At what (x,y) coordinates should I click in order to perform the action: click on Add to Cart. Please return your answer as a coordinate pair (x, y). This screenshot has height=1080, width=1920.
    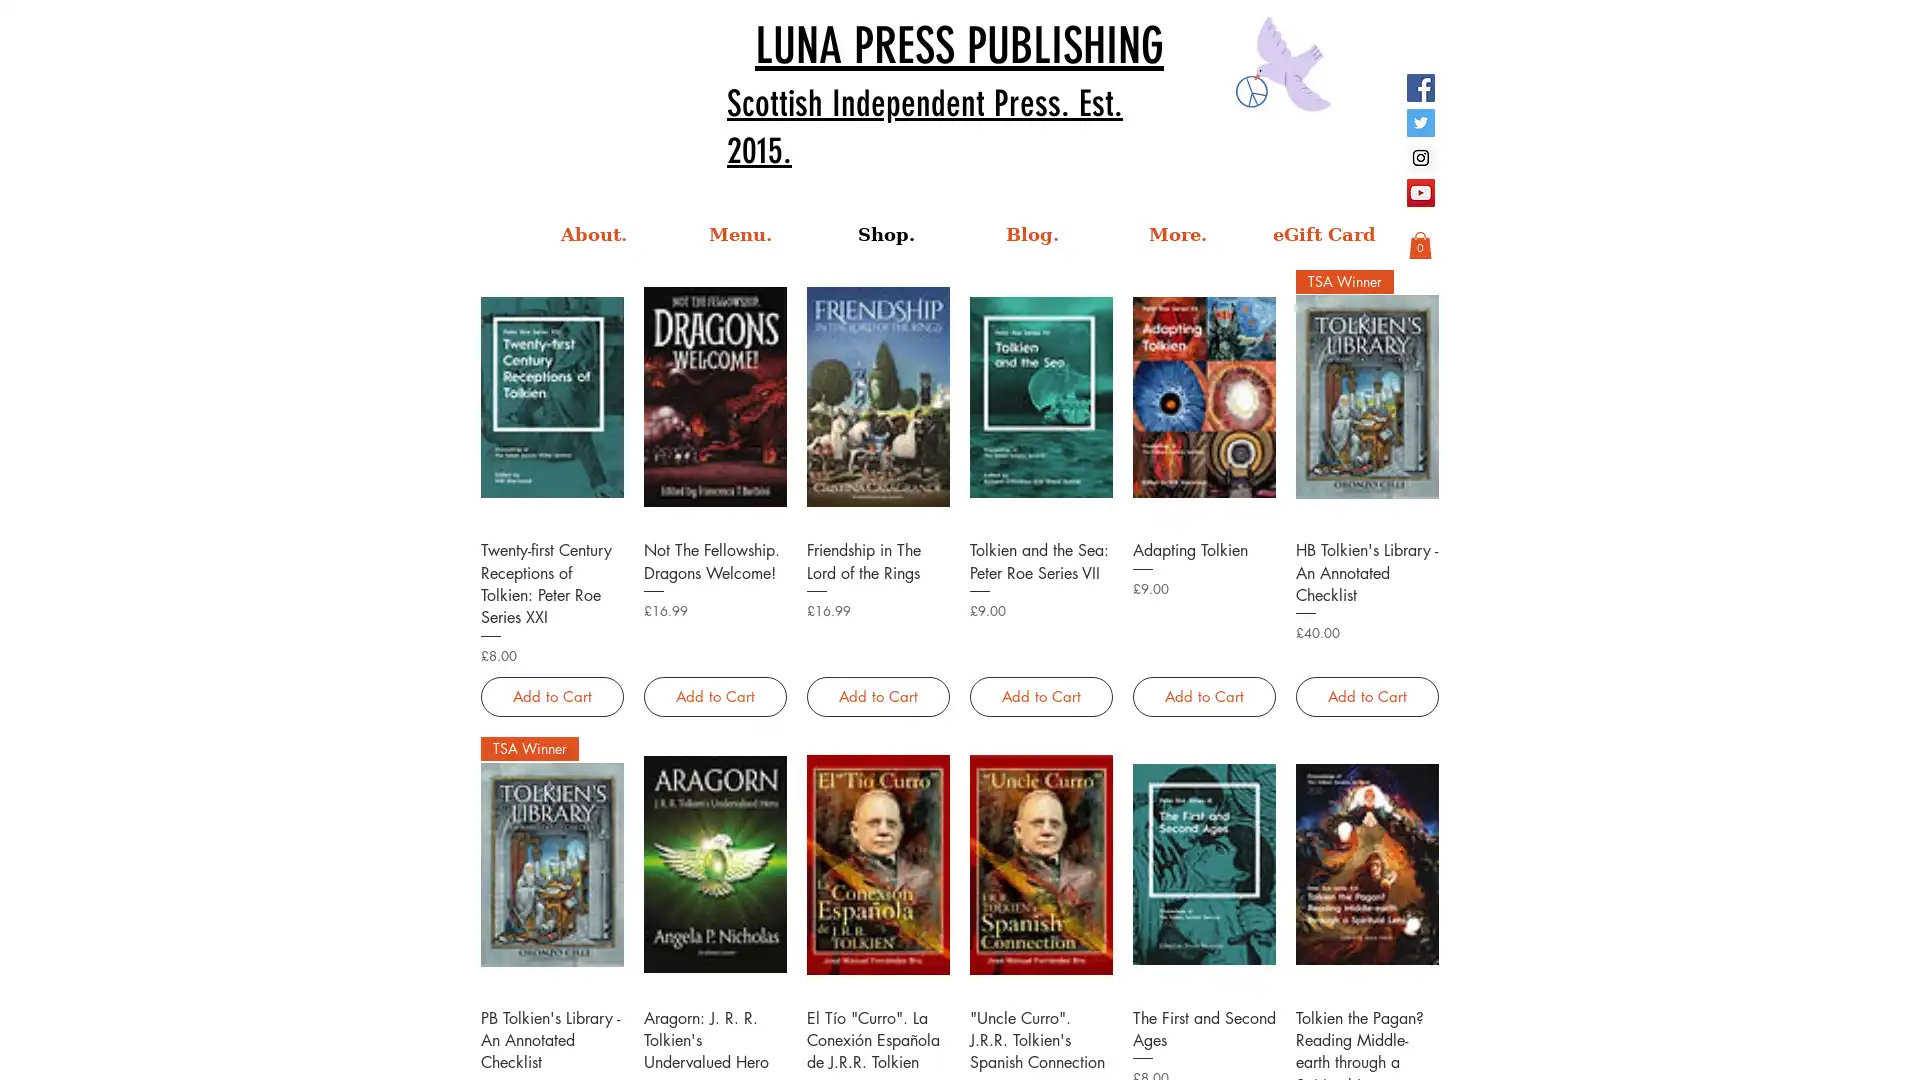
    Looking at the image, I should click on (1202, 695).